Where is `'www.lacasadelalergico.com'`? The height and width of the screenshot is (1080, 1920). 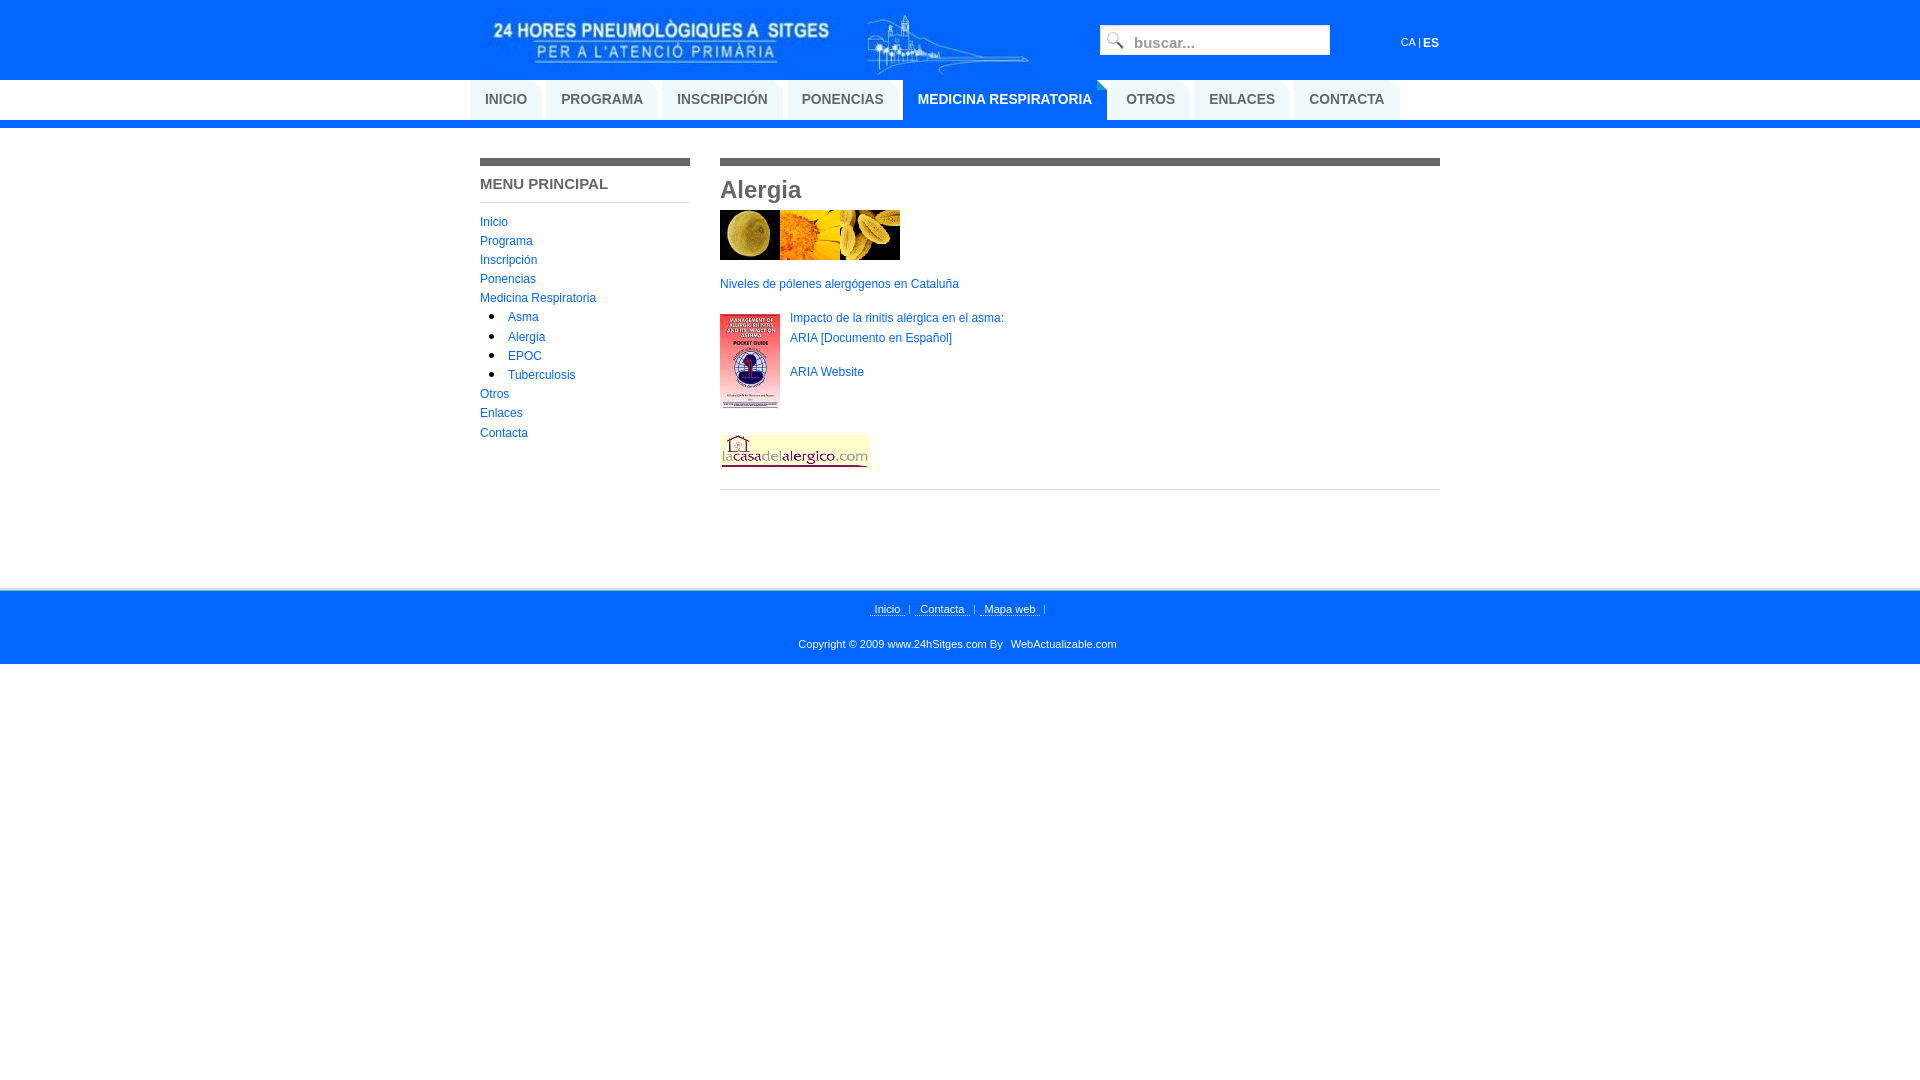 'www.lacasadelalergico.com' is located at coordinates (794, 465).